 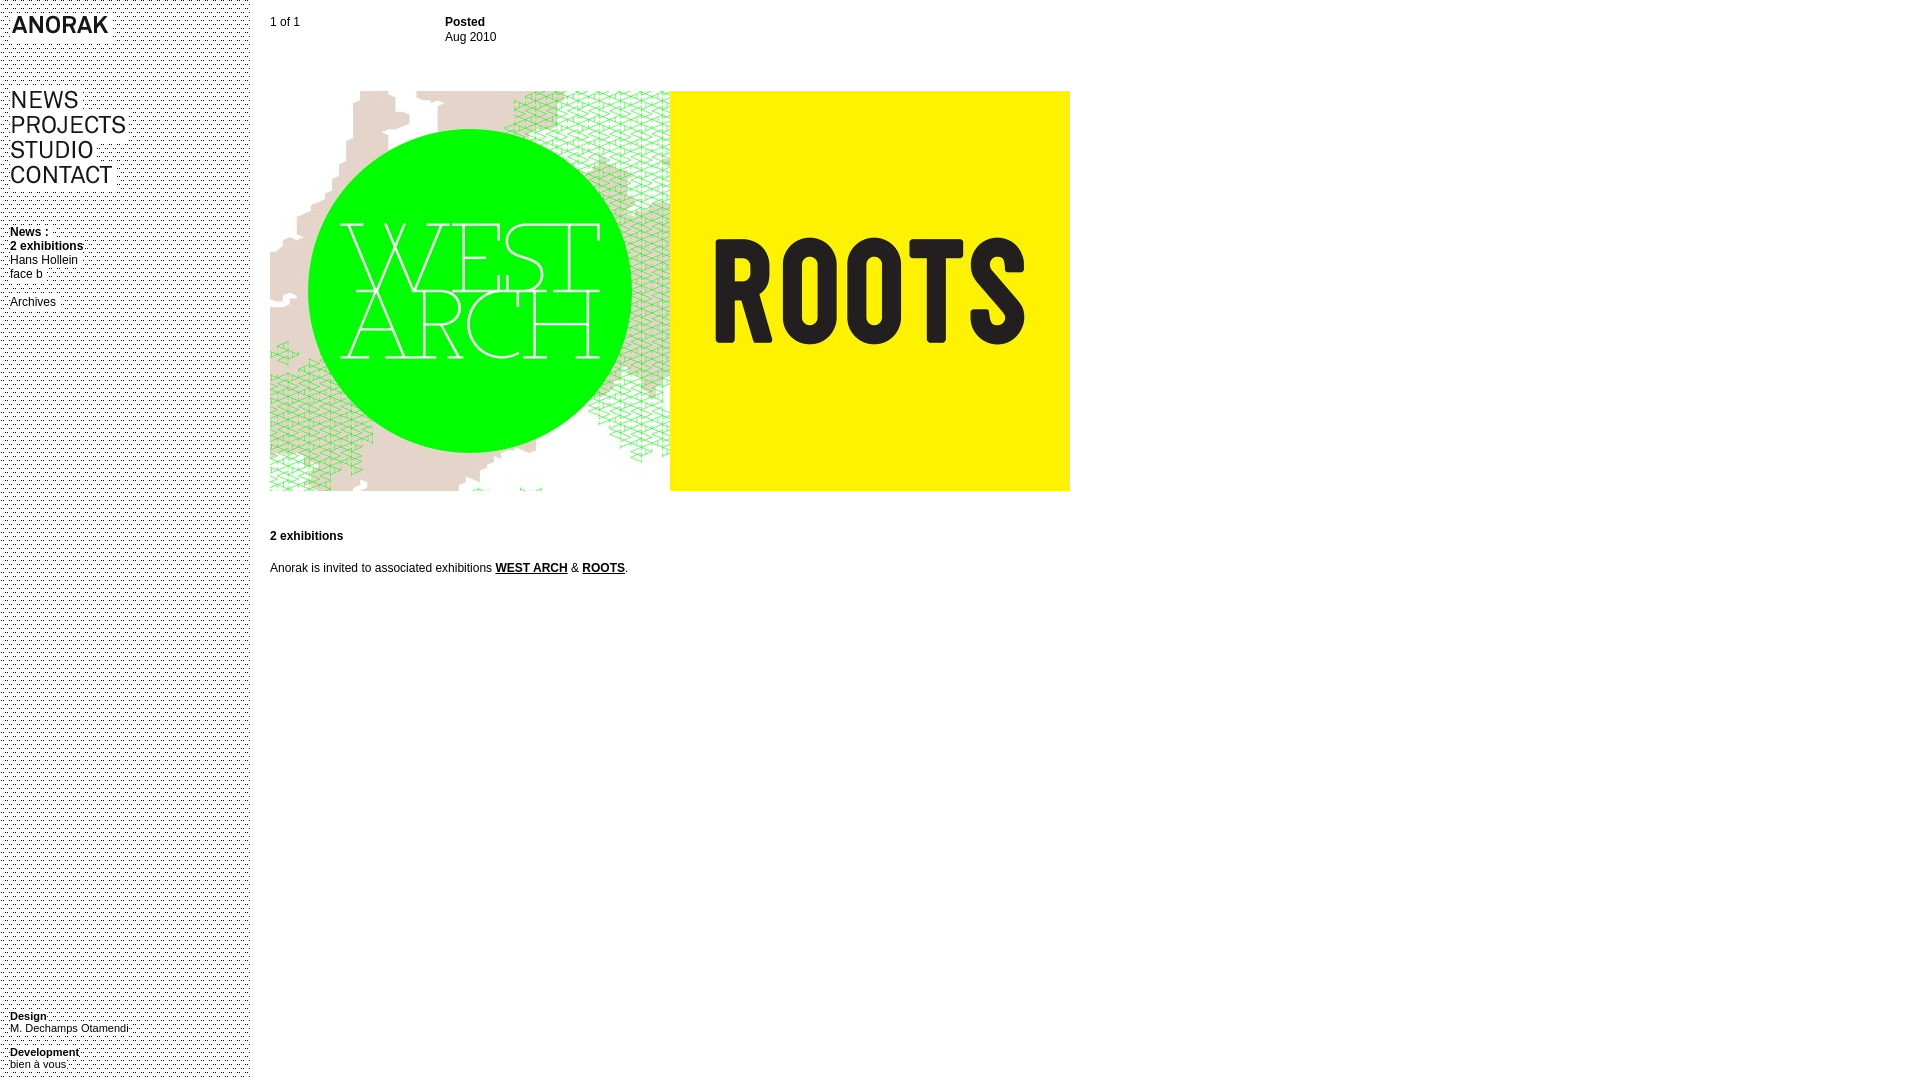 I want to click on 'M. Dechamps Otamendi', so click(x=69, y=1028).